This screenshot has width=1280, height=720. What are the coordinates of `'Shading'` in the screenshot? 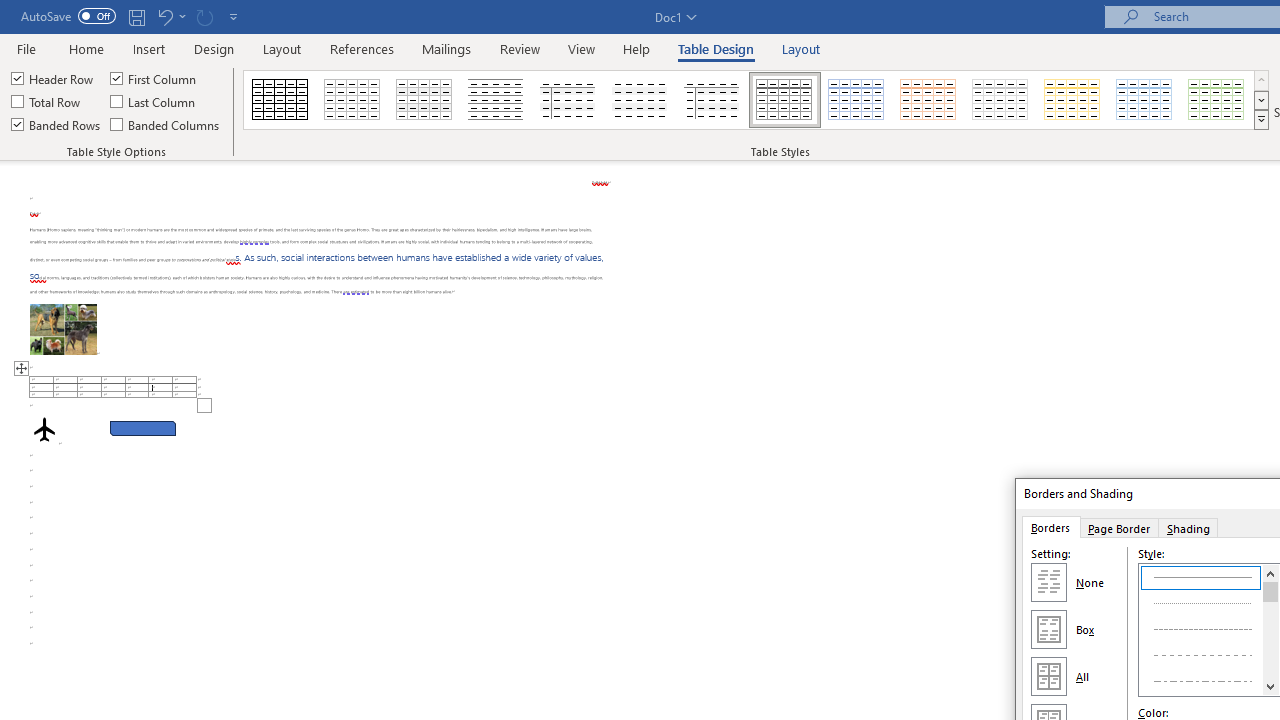 It's located at (1189, 526).